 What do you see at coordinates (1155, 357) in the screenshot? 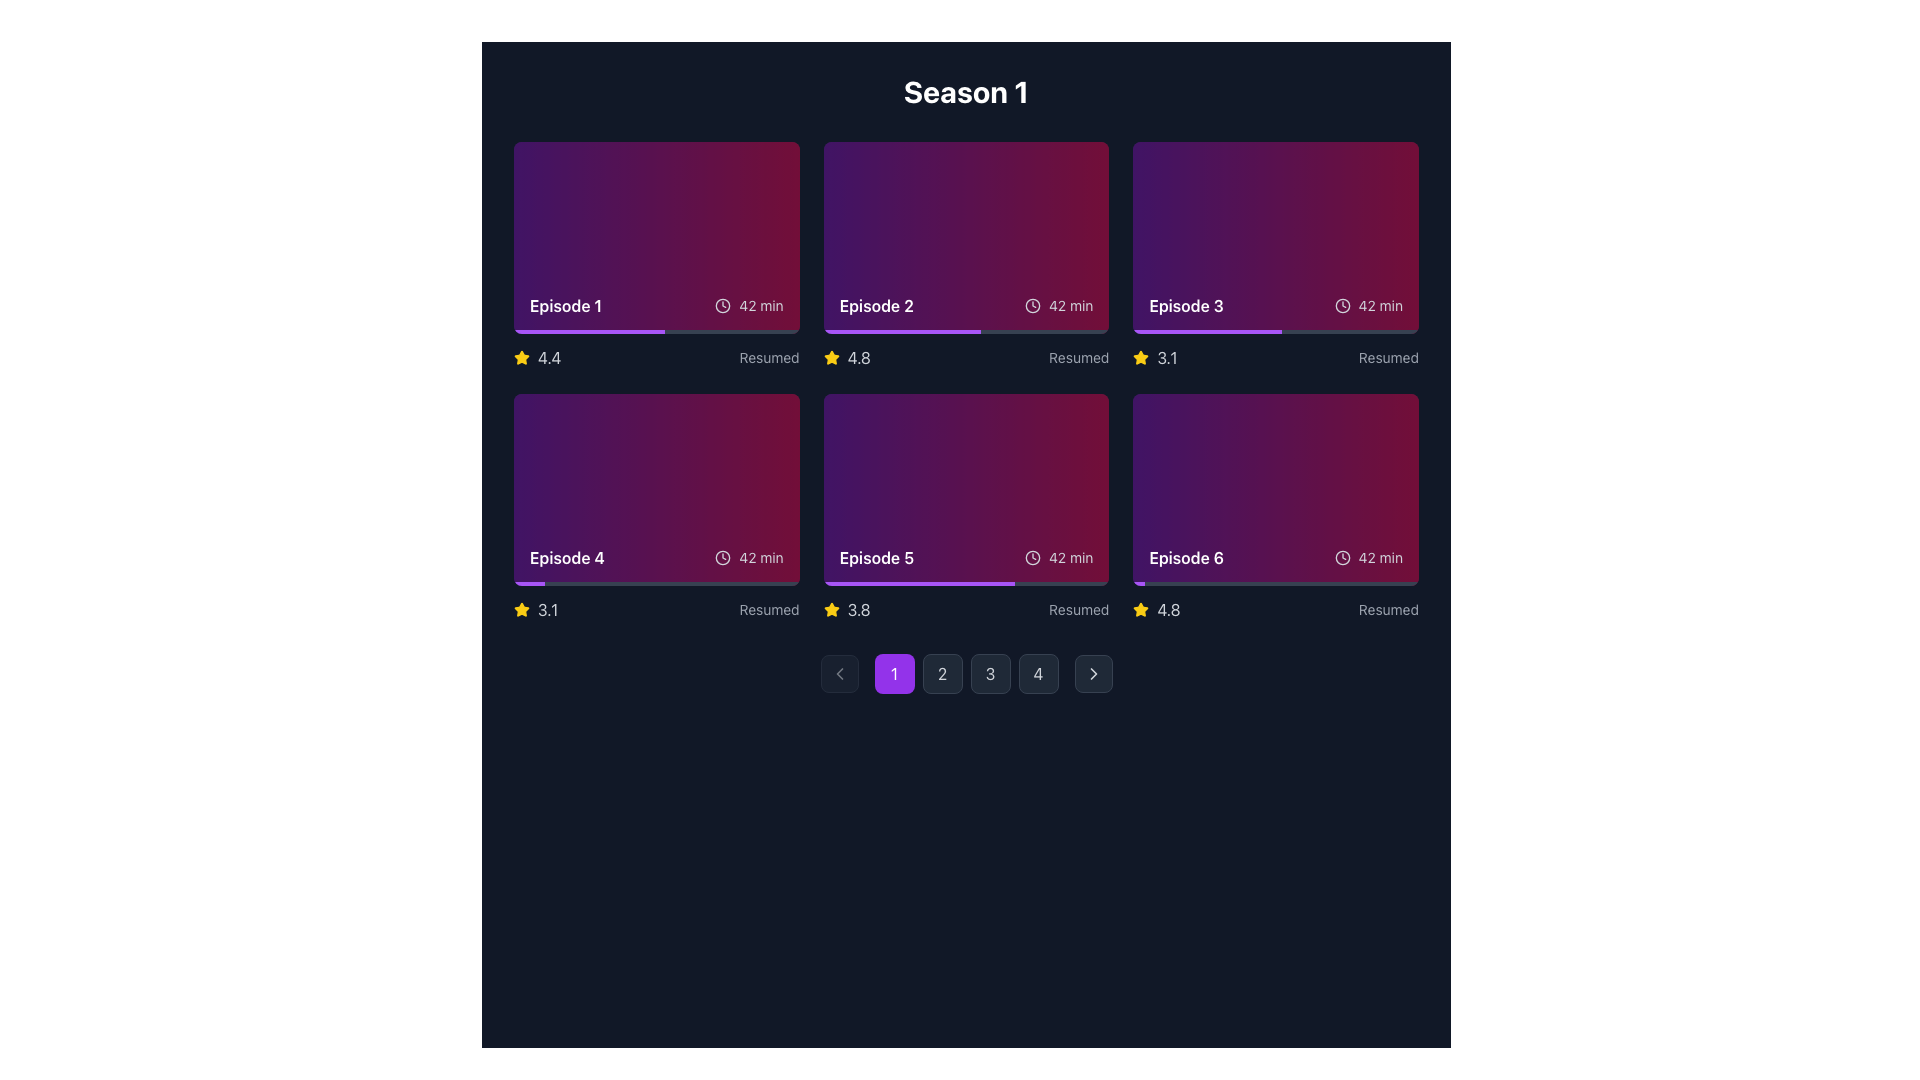
I see `the Rating indicator, which visually represents the average rating score for the corresponding episode card located at the bottom-right section of the third card in the grid layout` at bounding box center [1155, 357].